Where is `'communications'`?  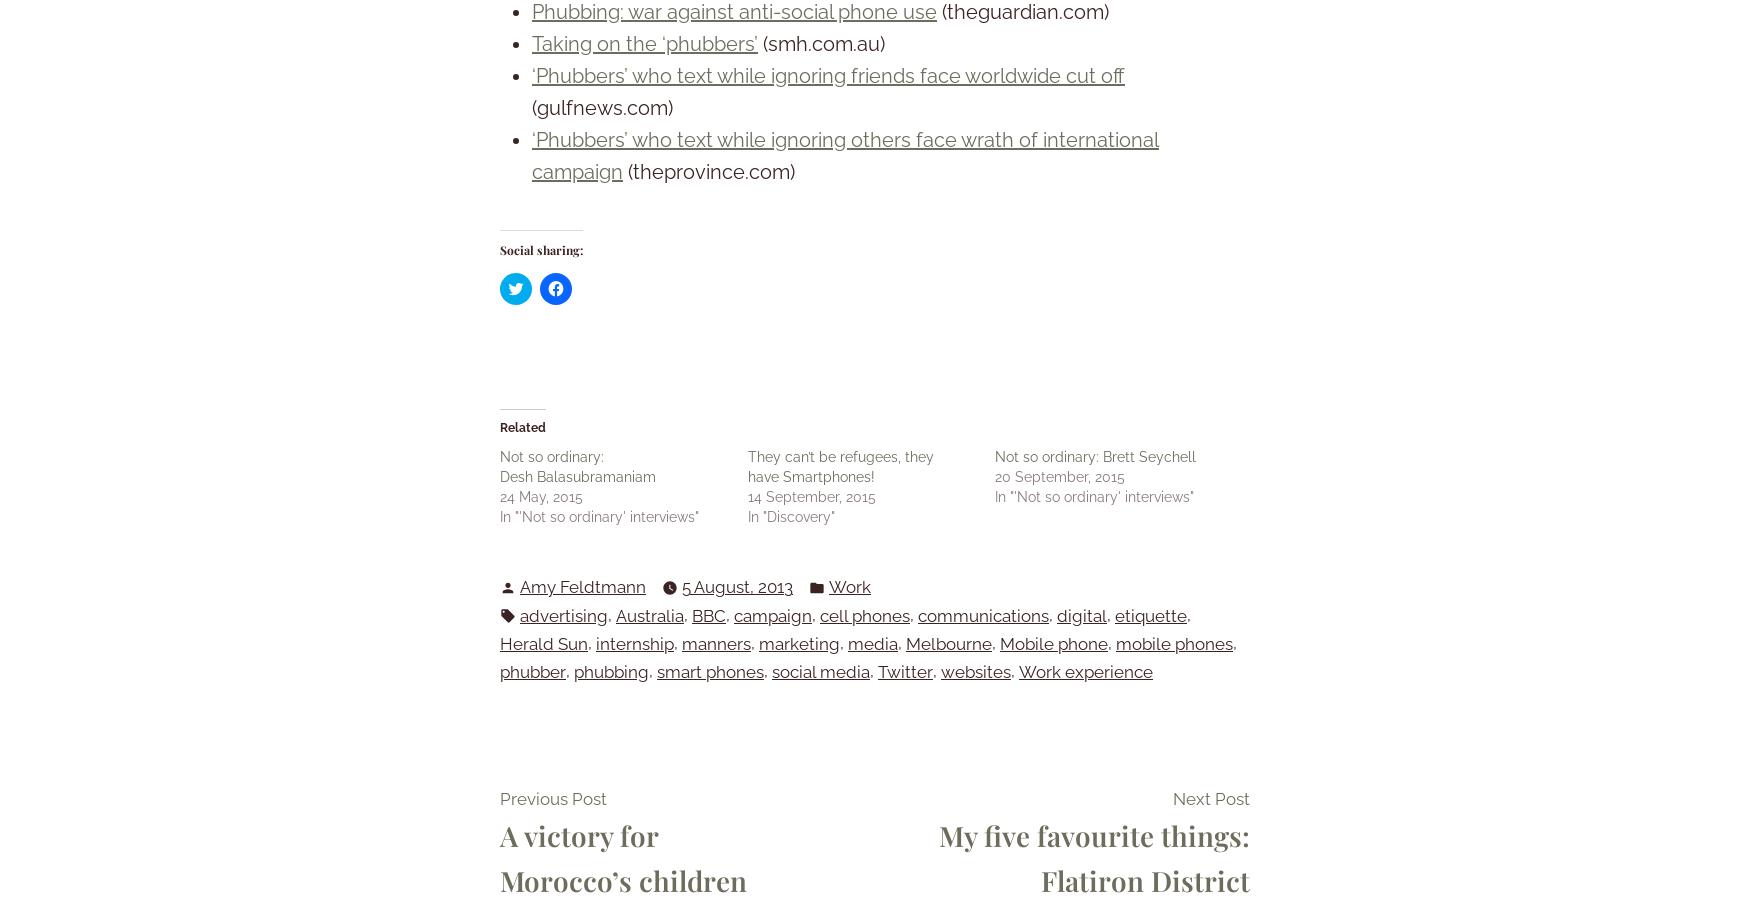
'communications' is located at coordinates (983, 614).